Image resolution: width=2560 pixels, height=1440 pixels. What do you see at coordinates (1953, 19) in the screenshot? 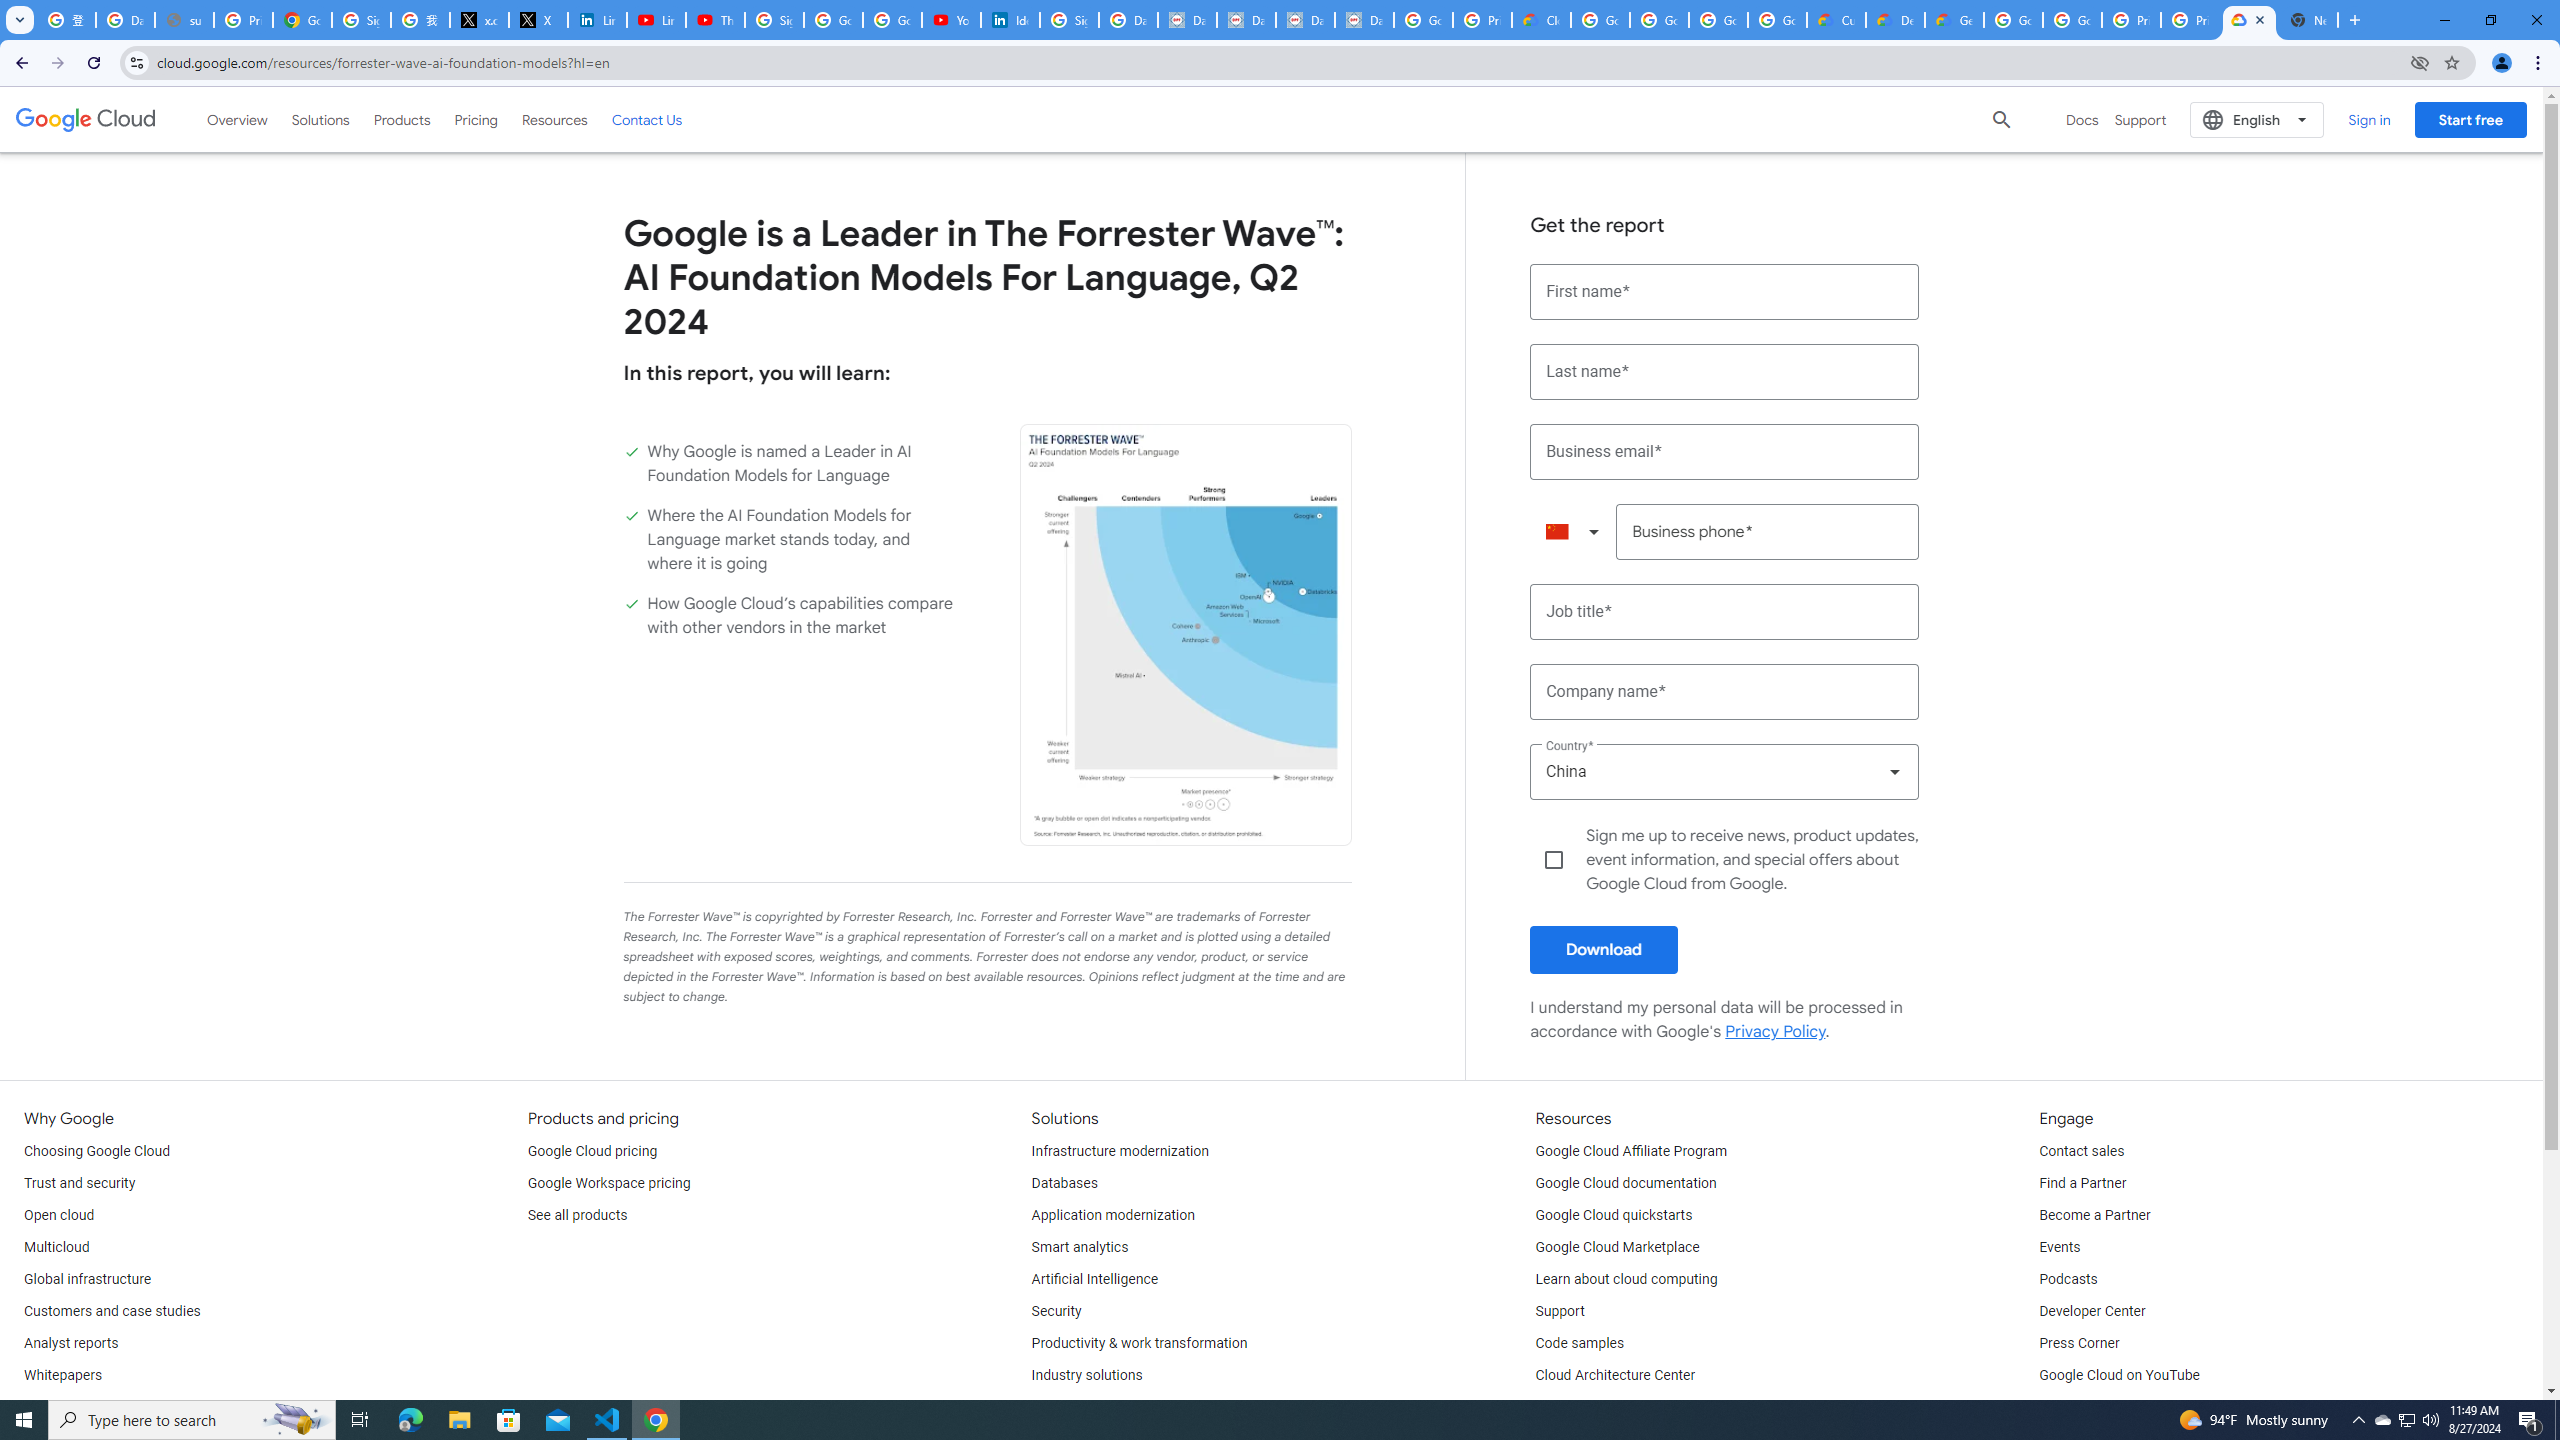
I see `'Gemini for Business and Developers | Google Cloud'` at bounding box center [1953, 19].